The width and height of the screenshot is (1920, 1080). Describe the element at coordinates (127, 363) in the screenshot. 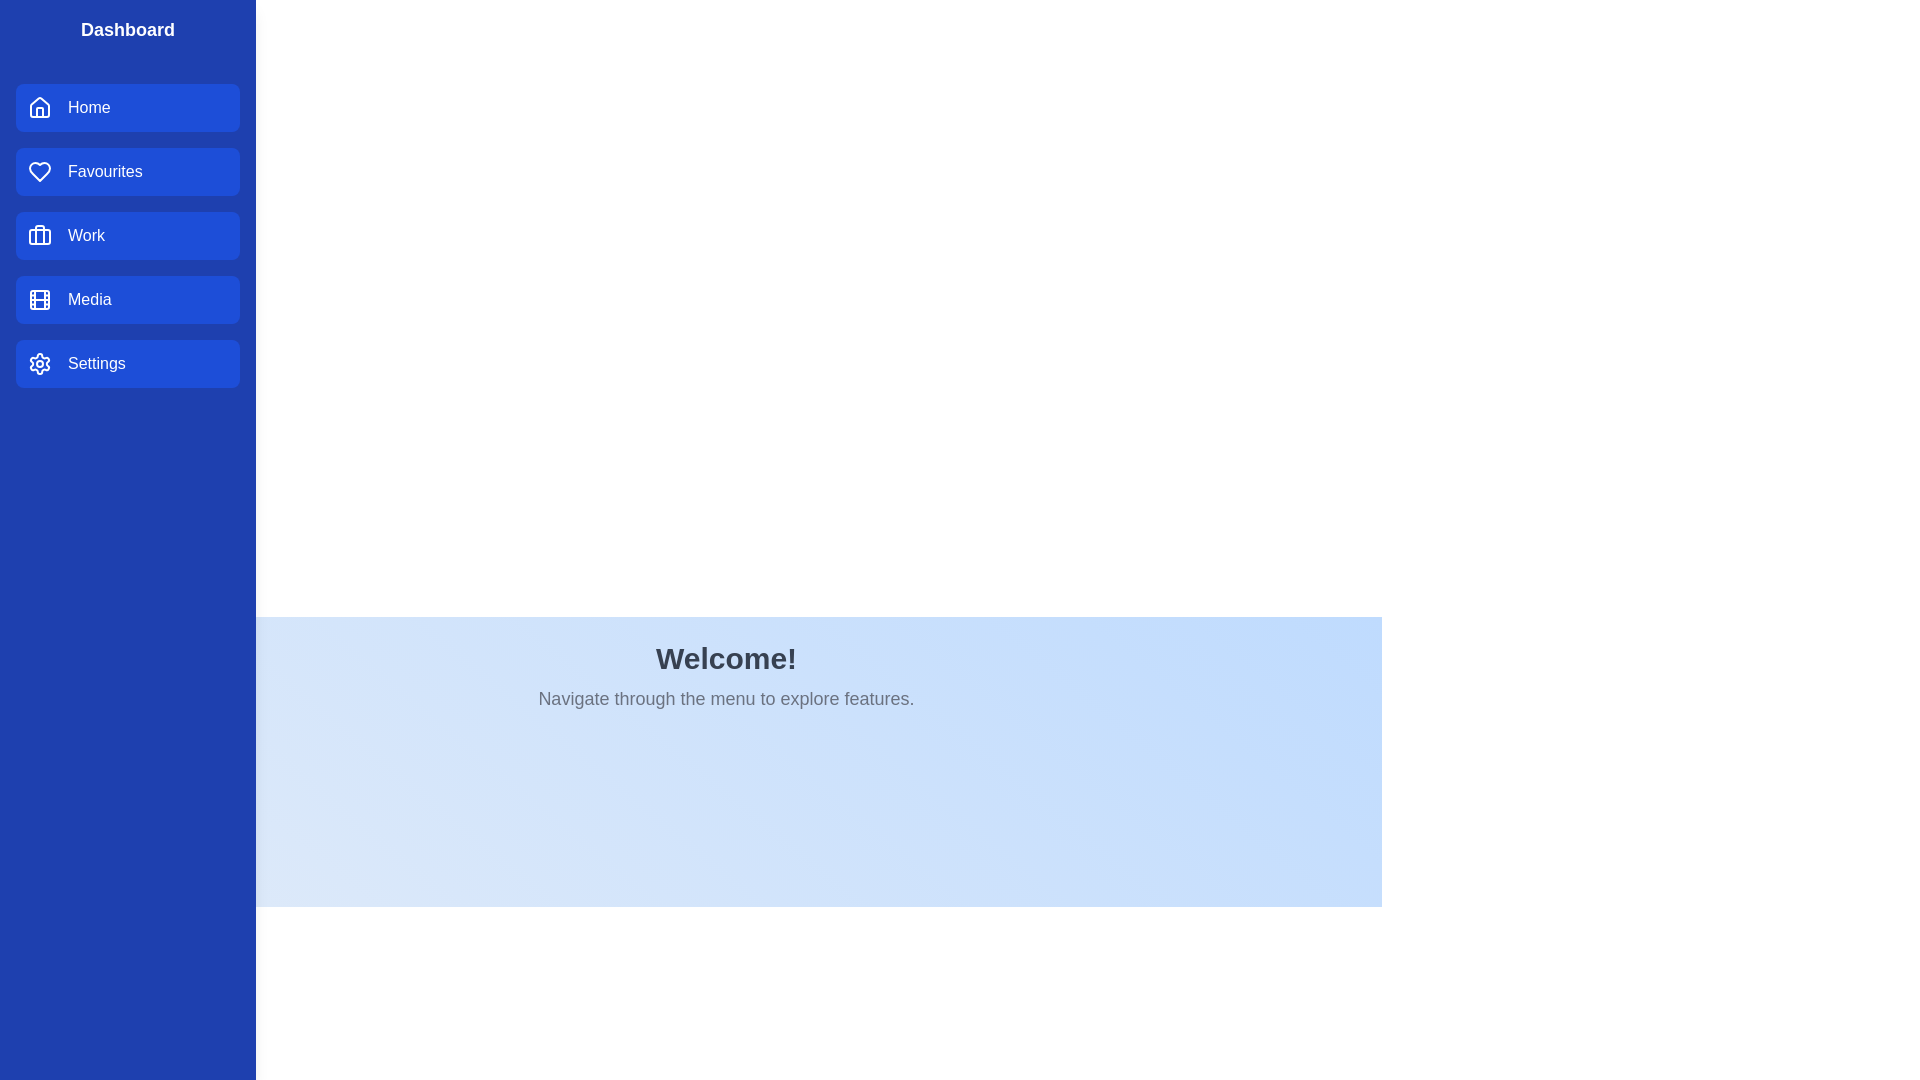

I see `the category Settings from the sidebar menu` at that location.